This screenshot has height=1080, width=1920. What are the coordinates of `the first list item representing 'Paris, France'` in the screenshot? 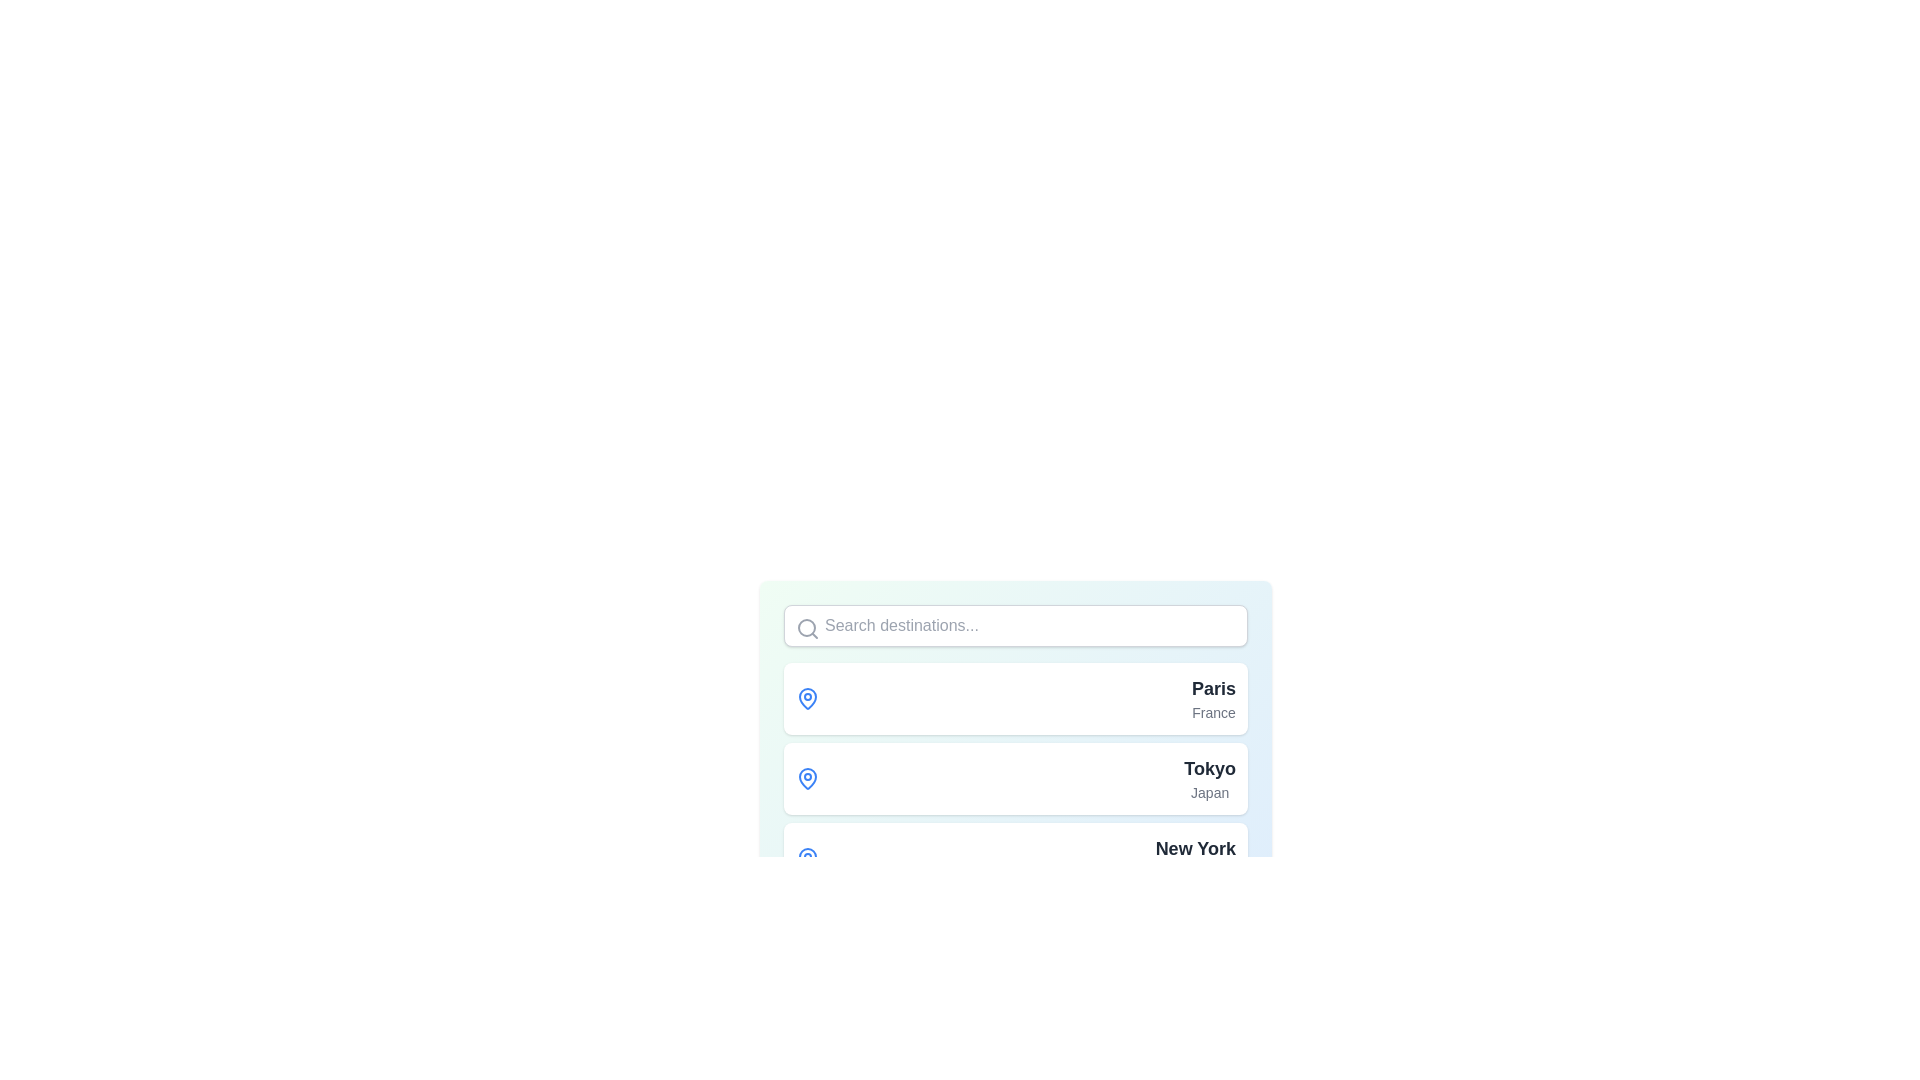 It's located at (1016, 697).